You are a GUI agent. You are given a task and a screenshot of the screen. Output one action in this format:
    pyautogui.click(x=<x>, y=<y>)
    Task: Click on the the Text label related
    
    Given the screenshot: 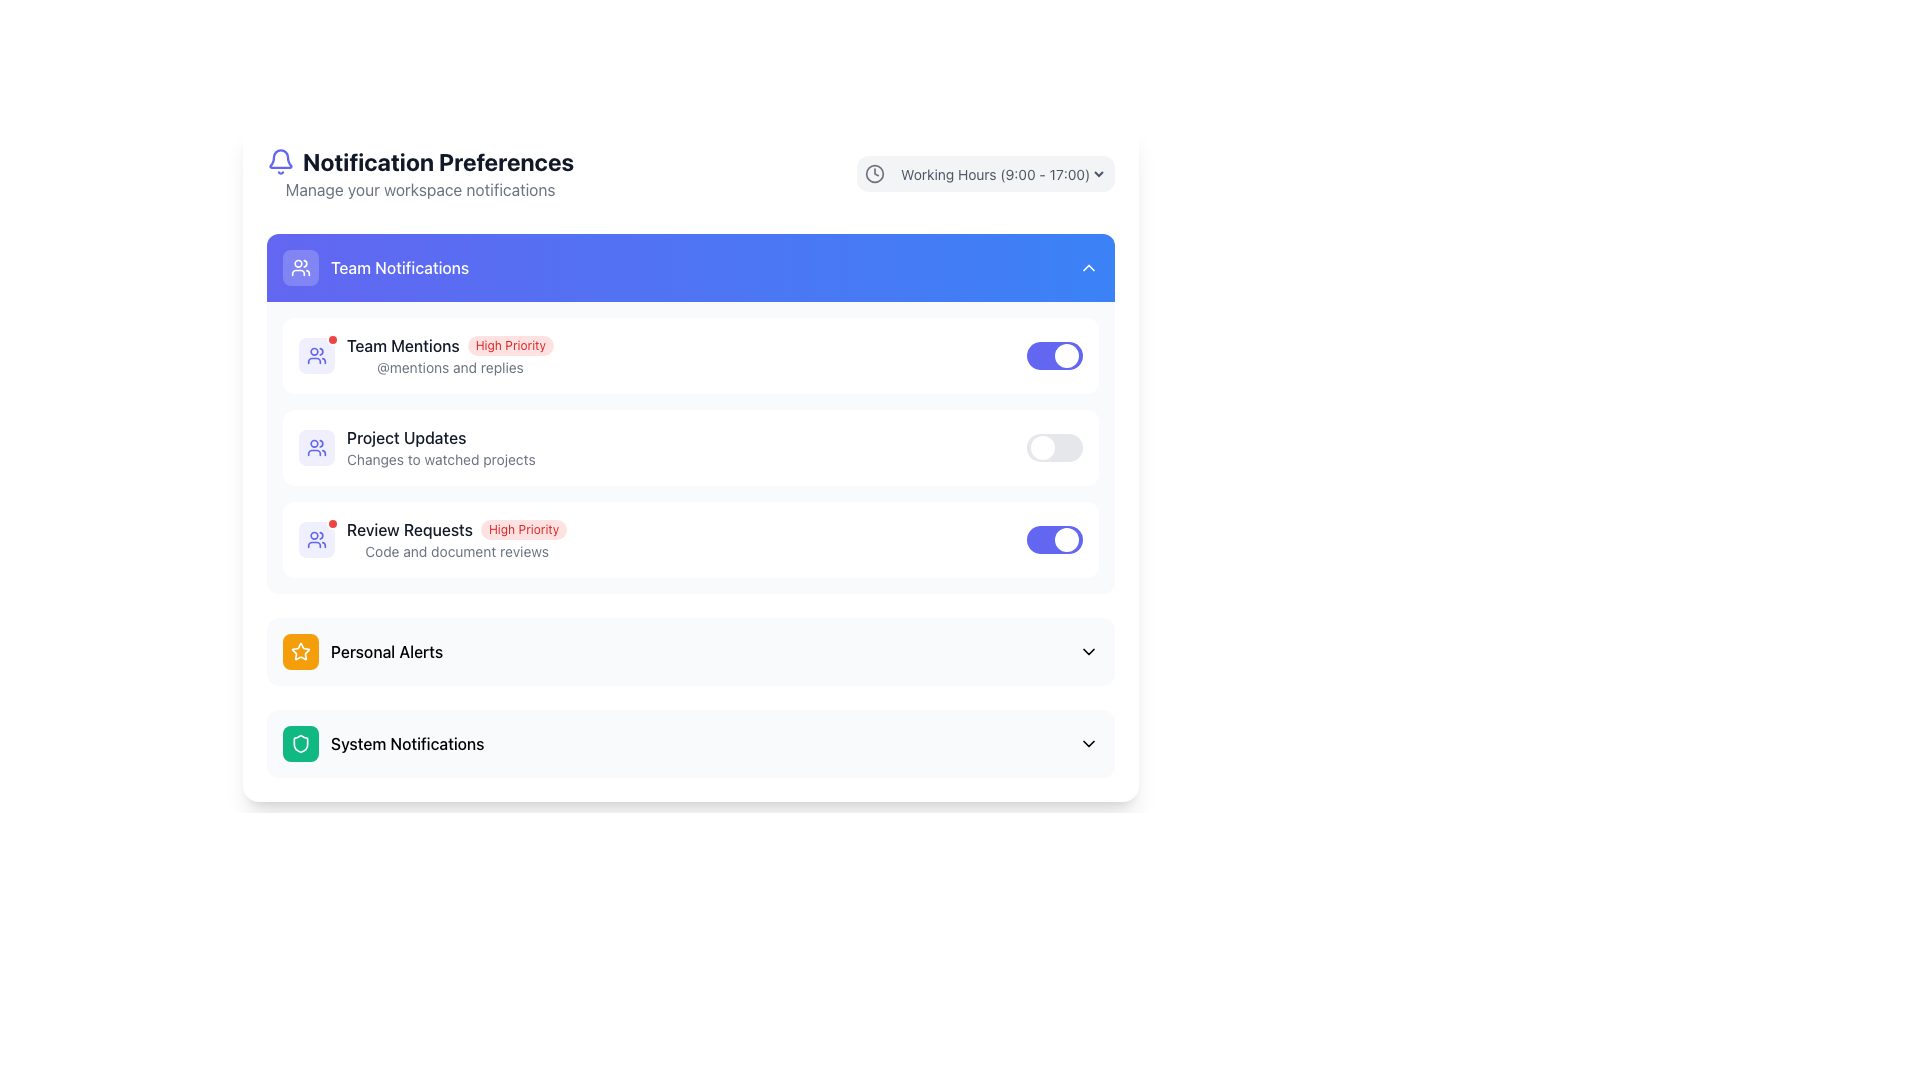 What is the action you would take?
    pyautogui.click(x=406, y=744)
    